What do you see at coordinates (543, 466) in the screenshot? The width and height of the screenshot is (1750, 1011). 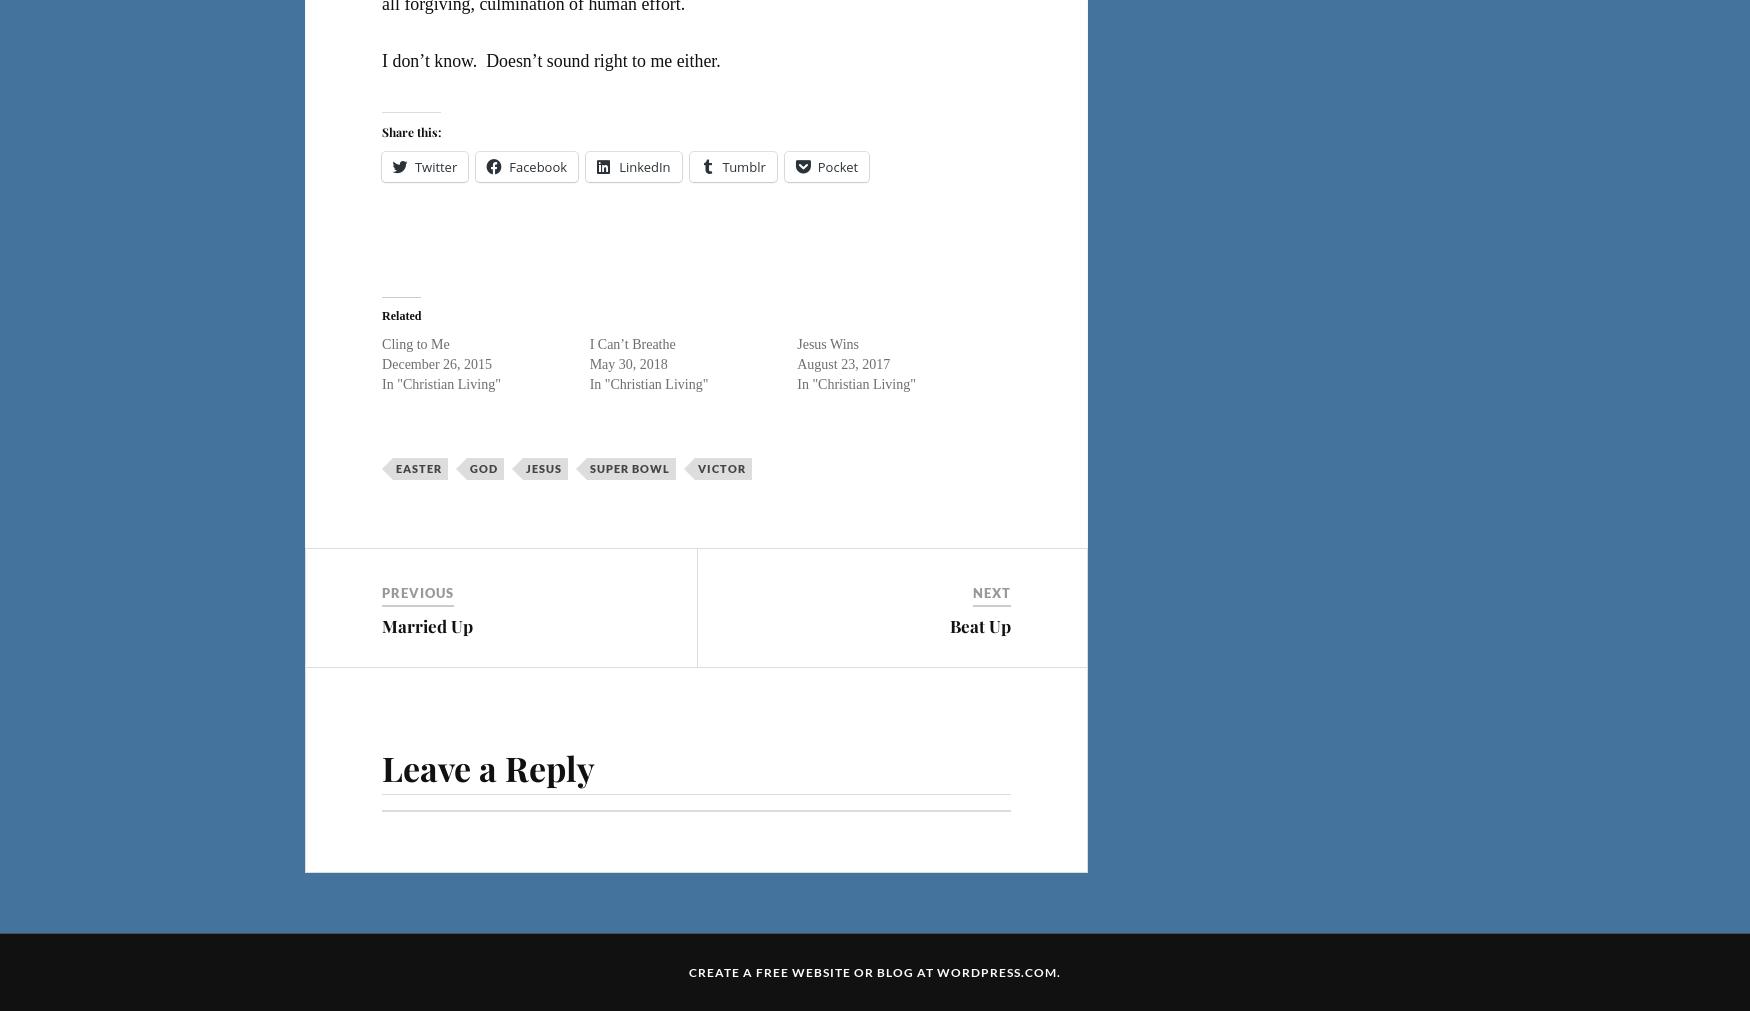 I see `'Jesus'` at bounding box center [543, 466].